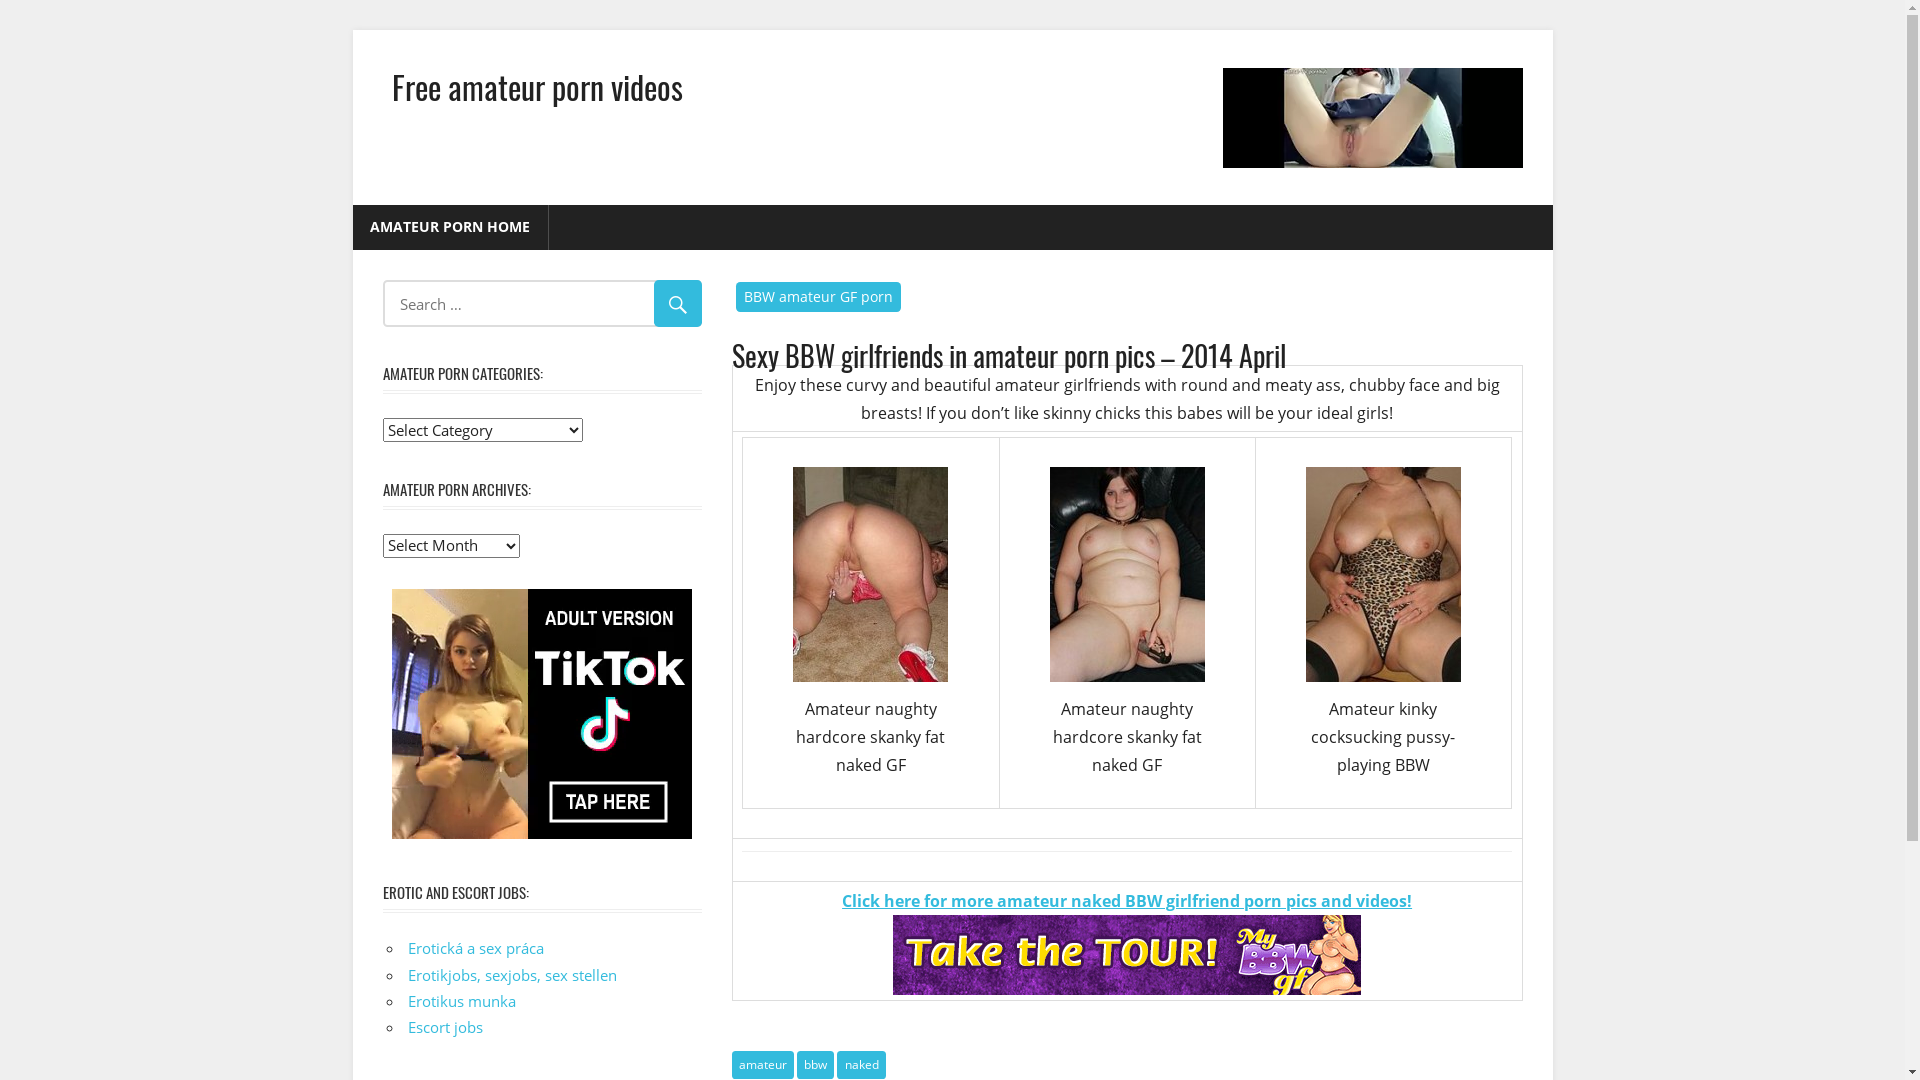  What do you see at coordinates (449, 226) in the screenshot?
I see `'AMATEUR PORN HOME'` at bounding box center [449, 226].